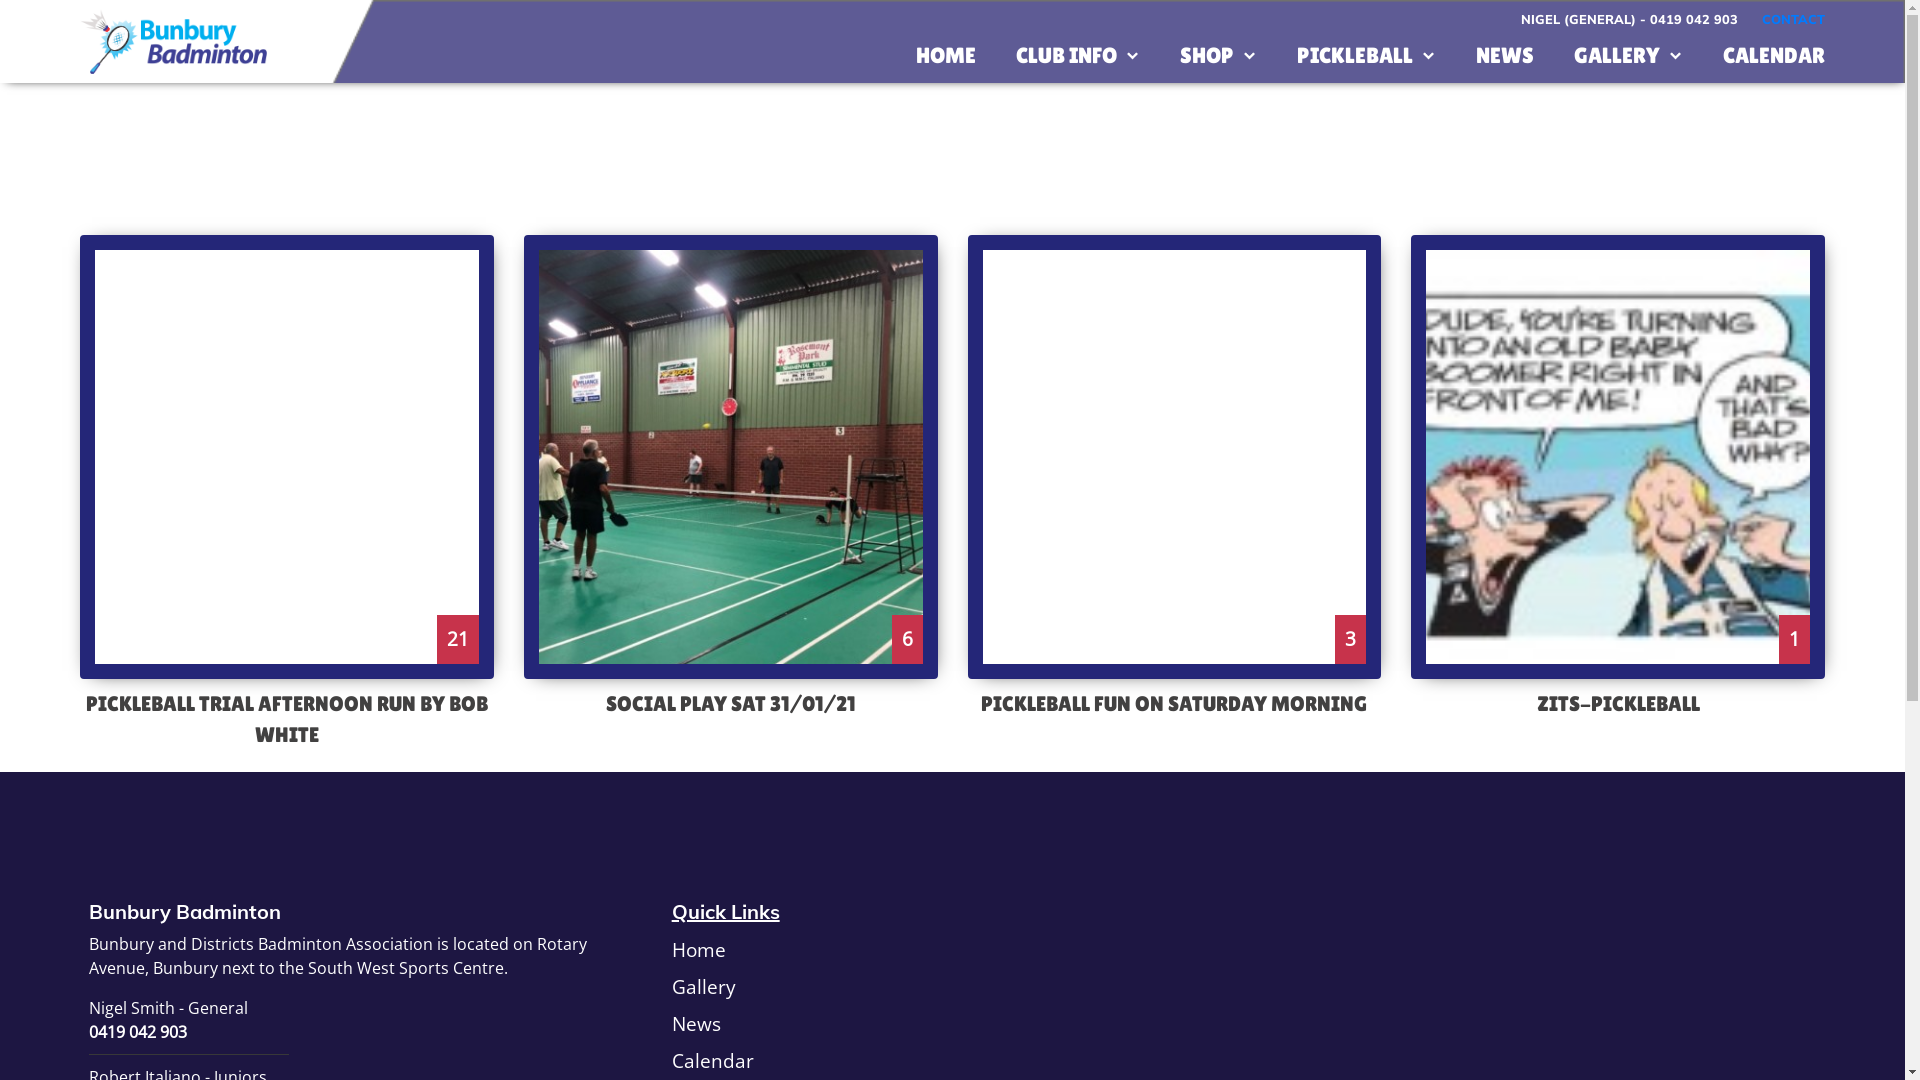 The height and width of the screenshot is (1080, 1920). What do you see at coordinates (1761, 19) in the screenshot?
I see `'CONTACT'` at bounding box center [1761, 19].